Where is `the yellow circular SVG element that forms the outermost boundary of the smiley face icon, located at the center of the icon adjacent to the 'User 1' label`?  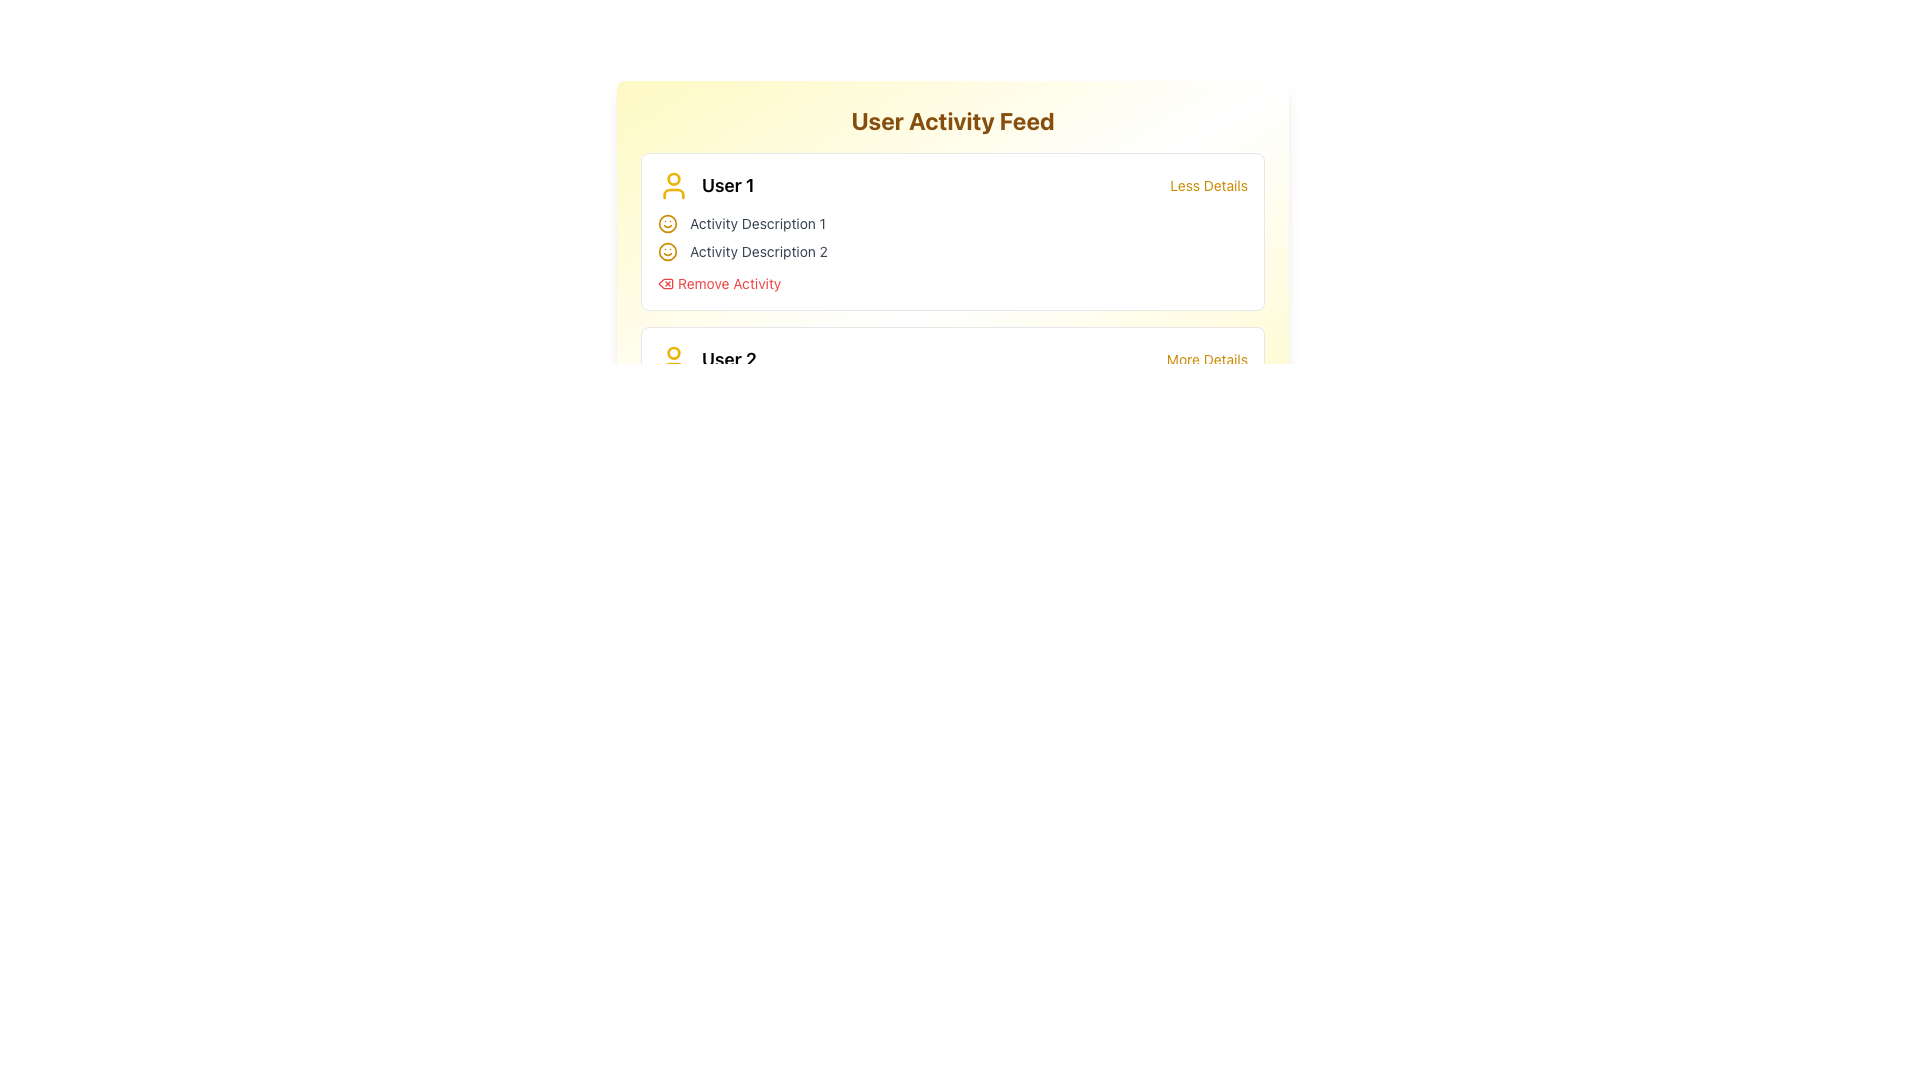 the yellow circular SVG element that forms the outermost boundary of the smiley face icon, located at the center of the icon adjacent to the 'User 1' label is located at coordinates (667, 250).